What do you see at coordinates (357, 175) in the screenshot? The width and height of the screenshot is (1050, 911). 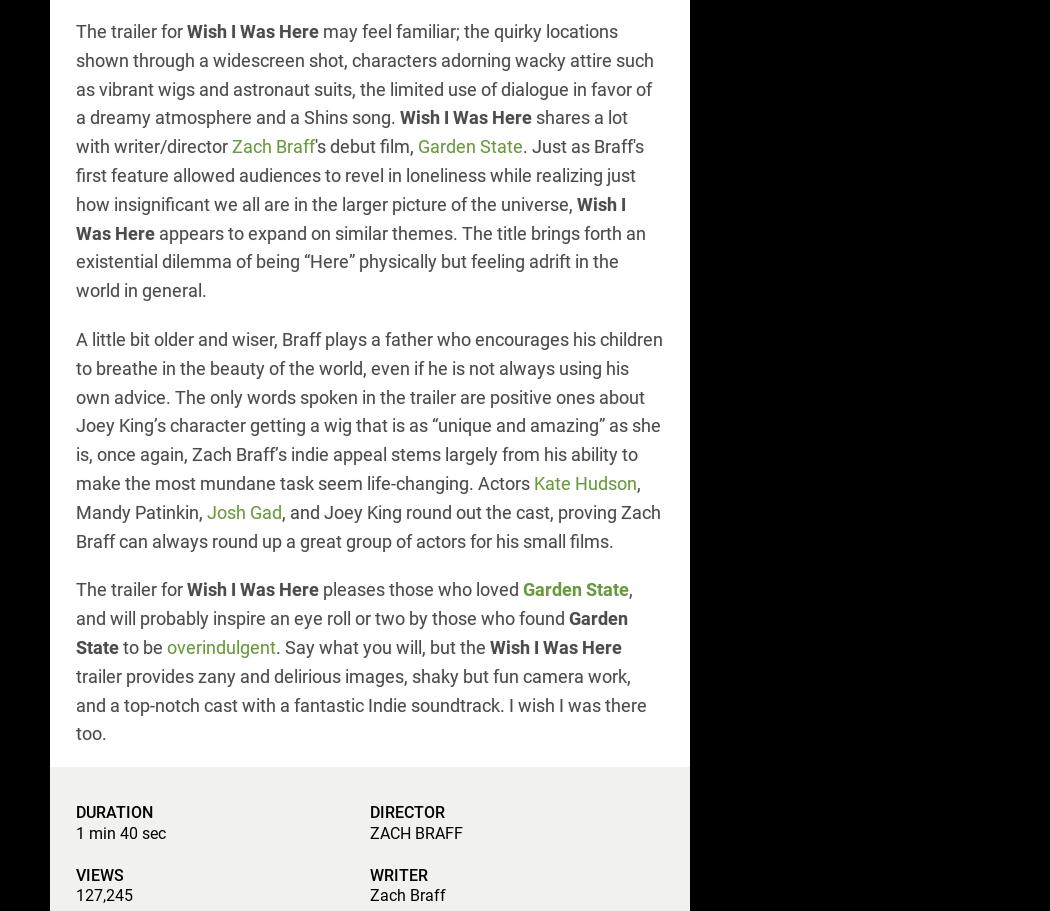 I see `'. Just as Braff's first feature allowed
audiences to revel in loneliness while realizing just how insignificant we all
are in the larger picture of the universe,'` at bounding box center [357, 175].